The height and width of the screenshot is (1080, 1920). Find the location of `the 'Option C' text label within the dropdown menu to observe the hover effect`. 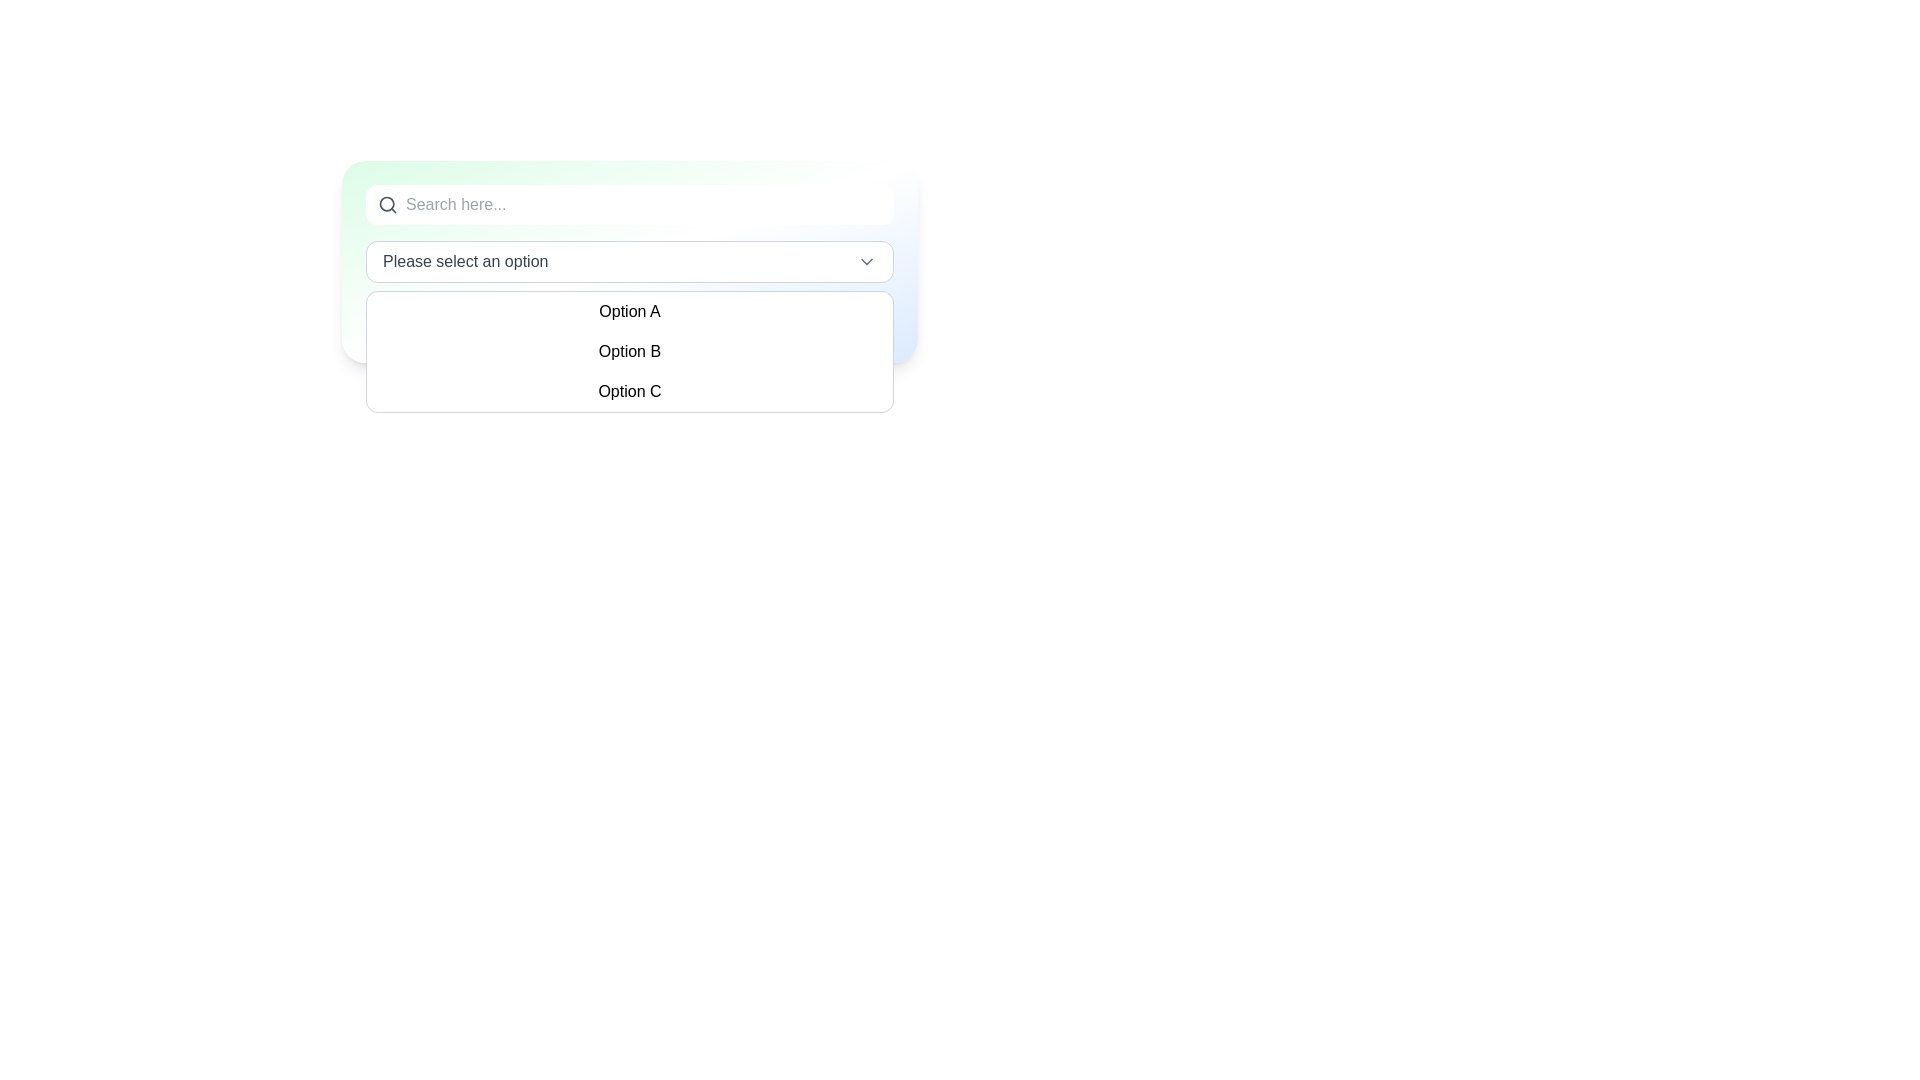

the 'Option C' text label within the dropdown menu to observe the hover effect is located at coordinates (628, 392).